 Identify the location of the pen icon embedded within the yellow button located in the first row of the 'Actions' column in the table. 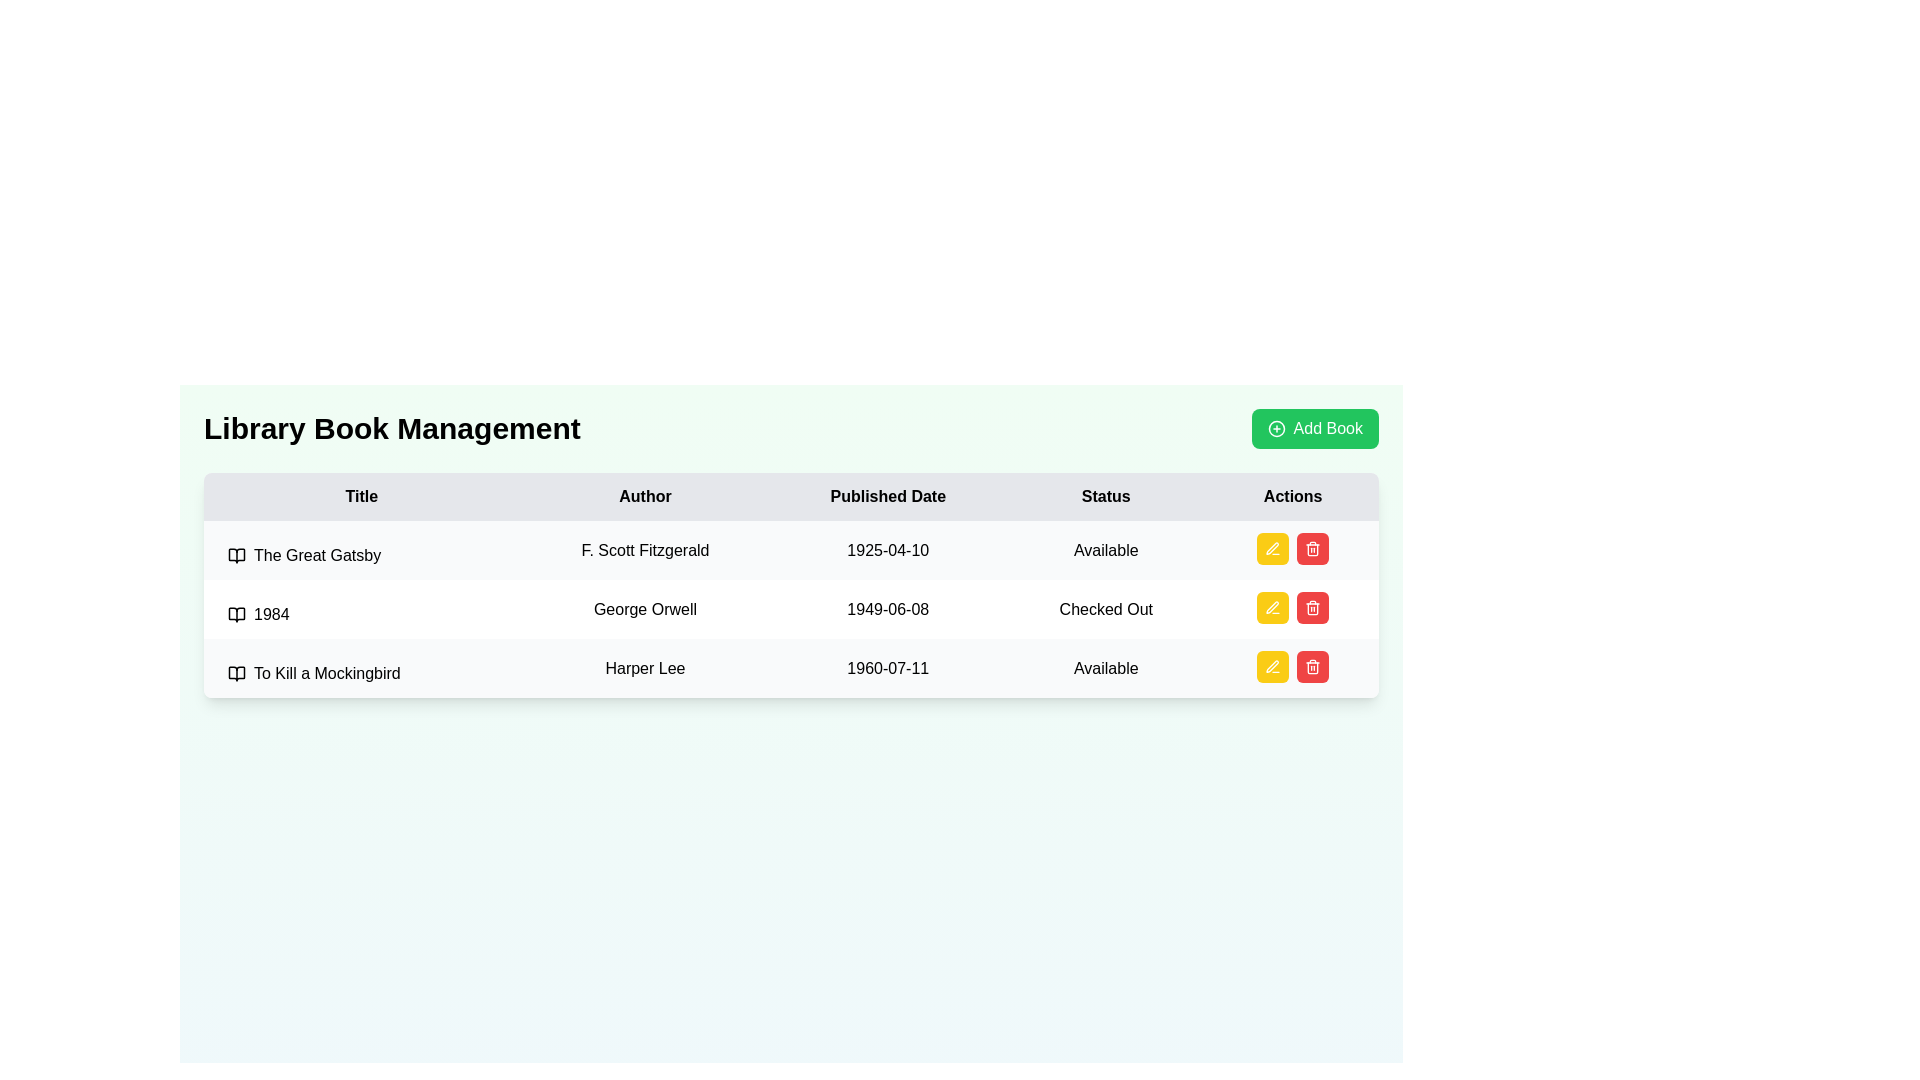
(1272, 548).